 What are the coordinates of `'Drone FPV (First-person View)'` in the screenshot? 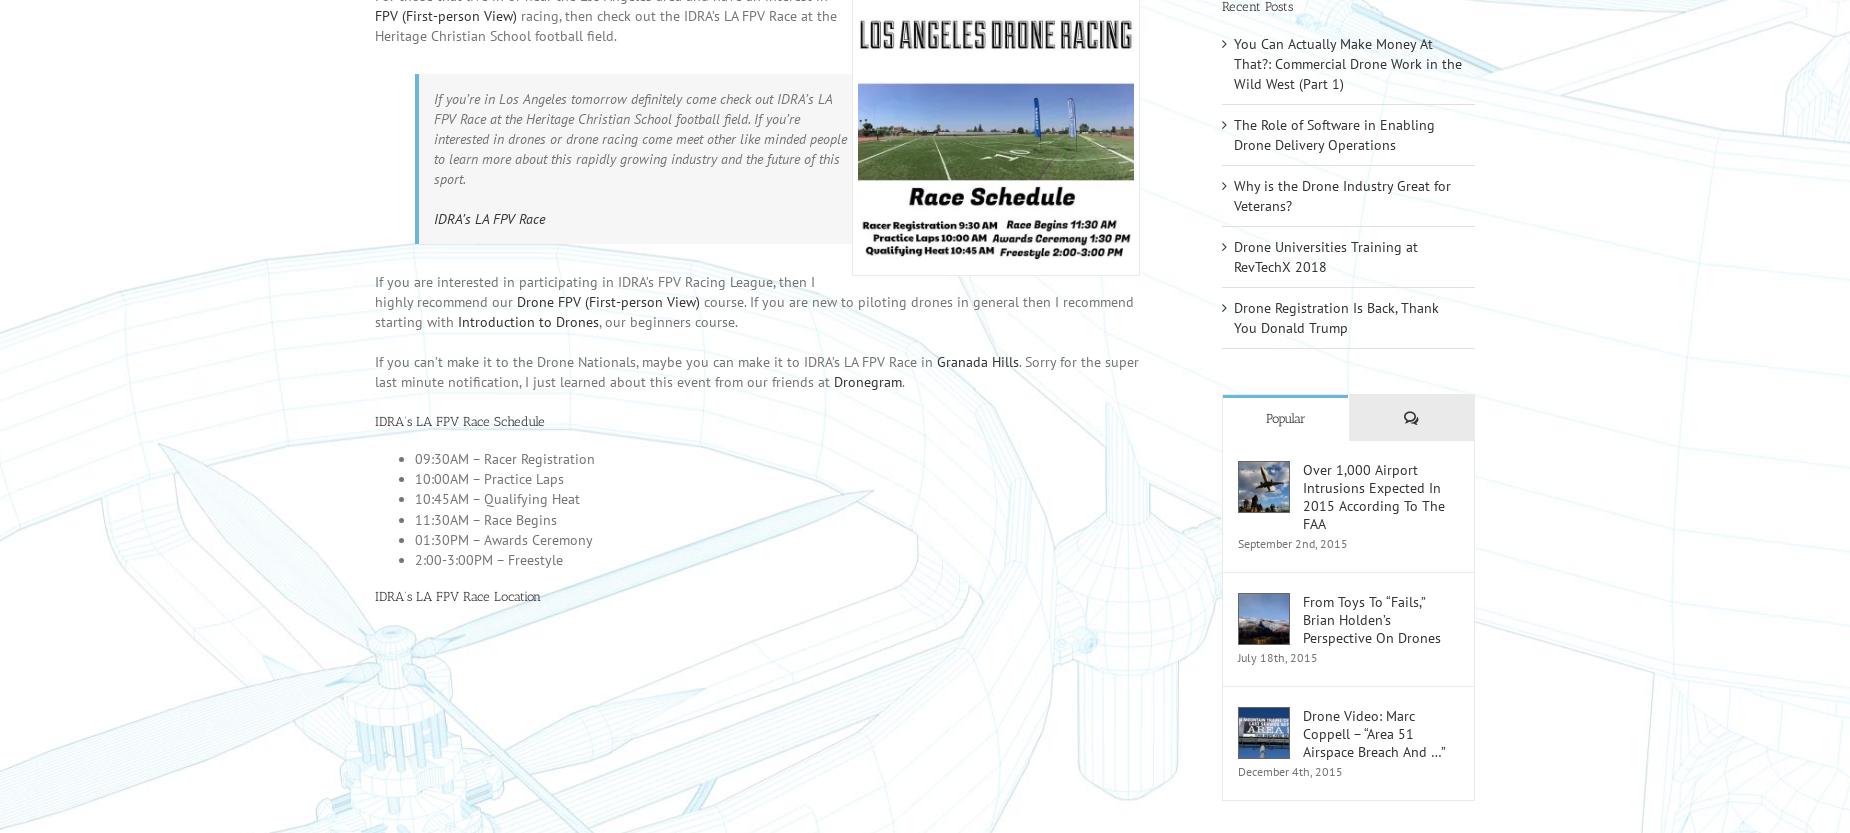 It's located at (608, 328).